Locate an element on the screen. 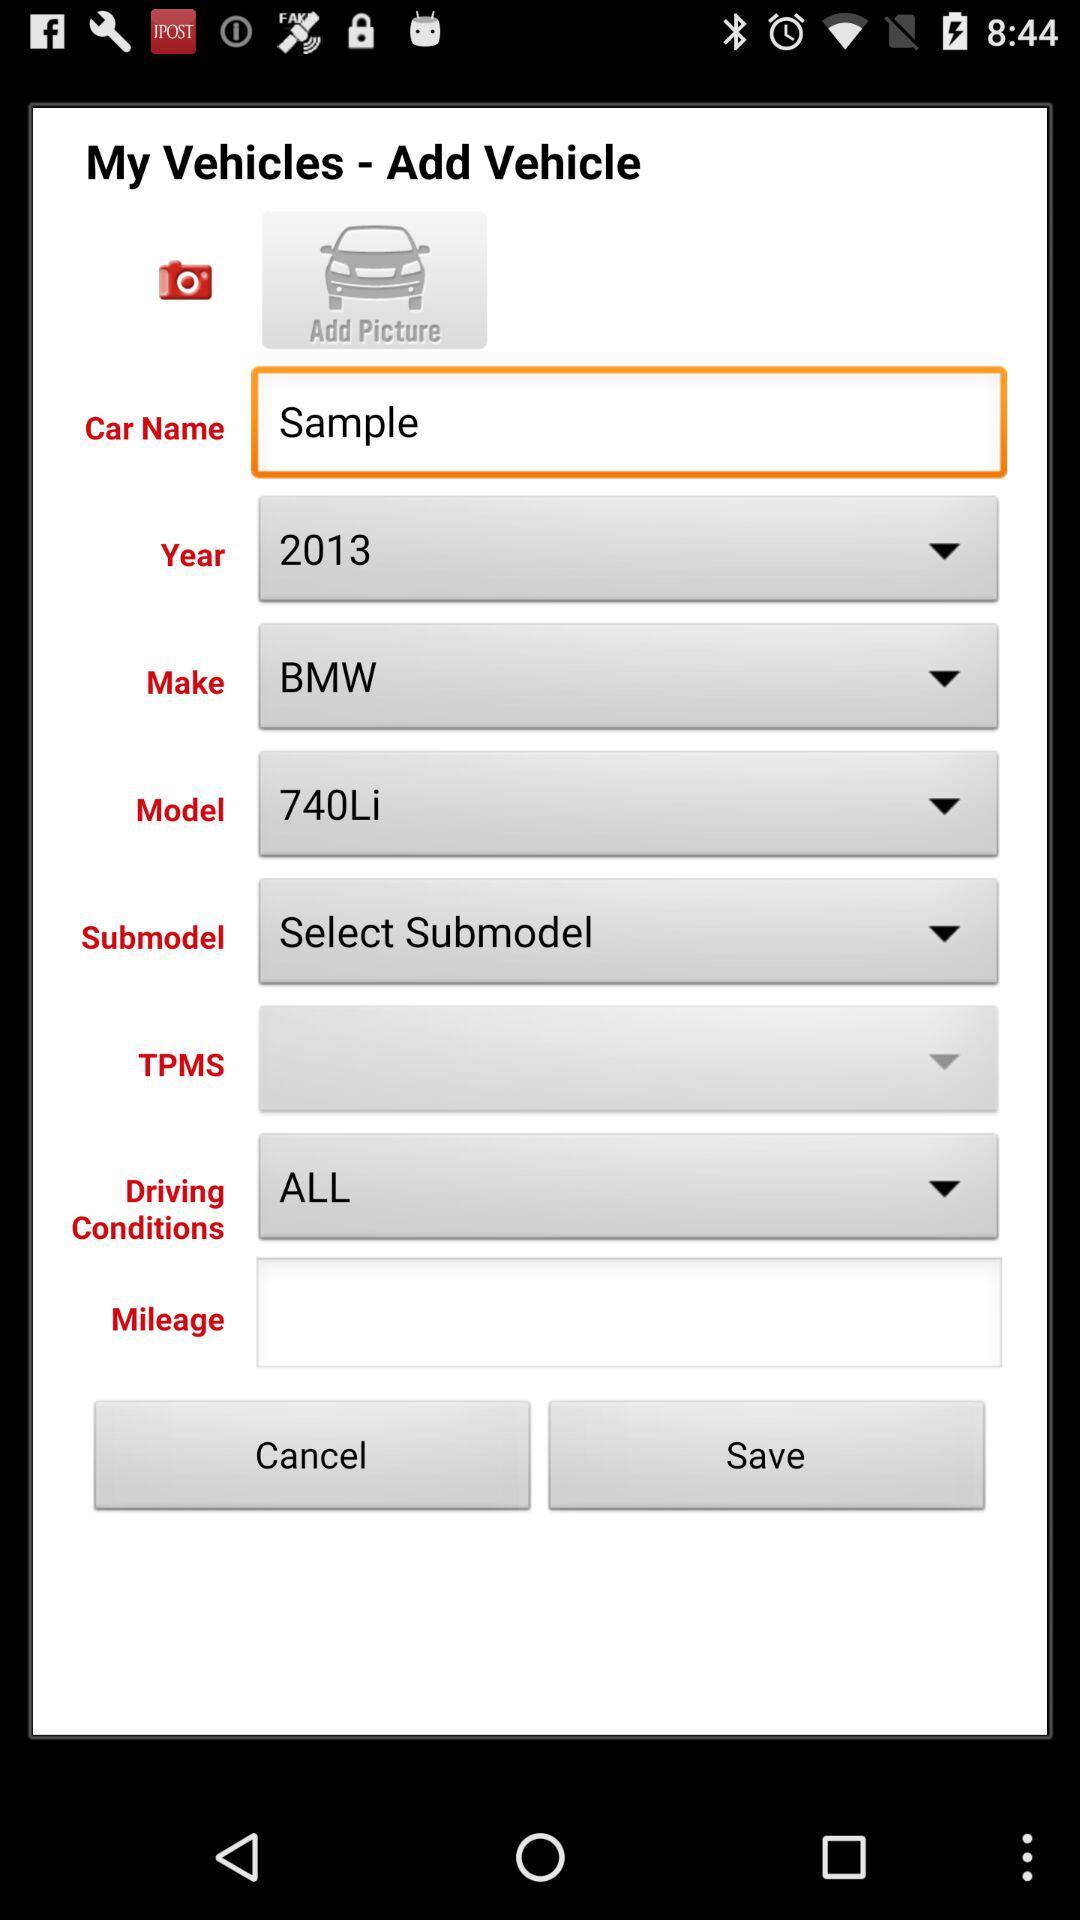  picture is located at coordinates (374, 279).